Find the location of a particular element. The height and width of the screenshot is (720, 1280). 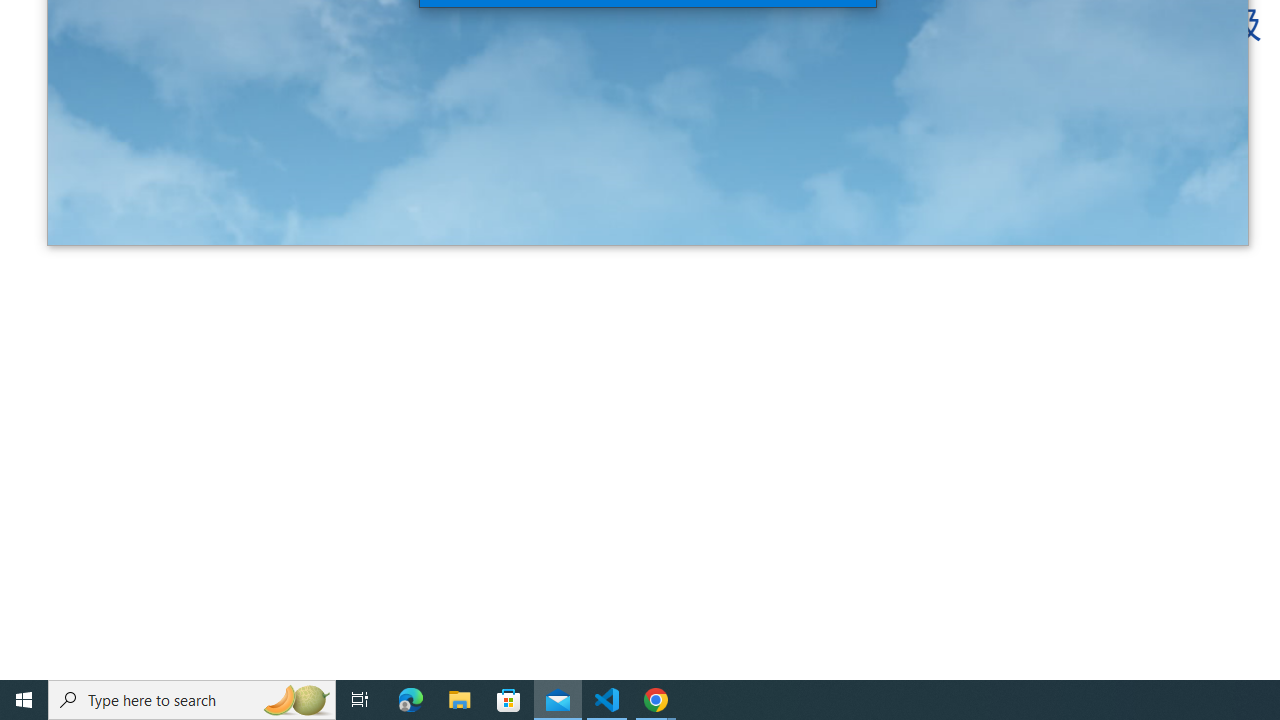

'Start' is located at coordinates (24, 698).